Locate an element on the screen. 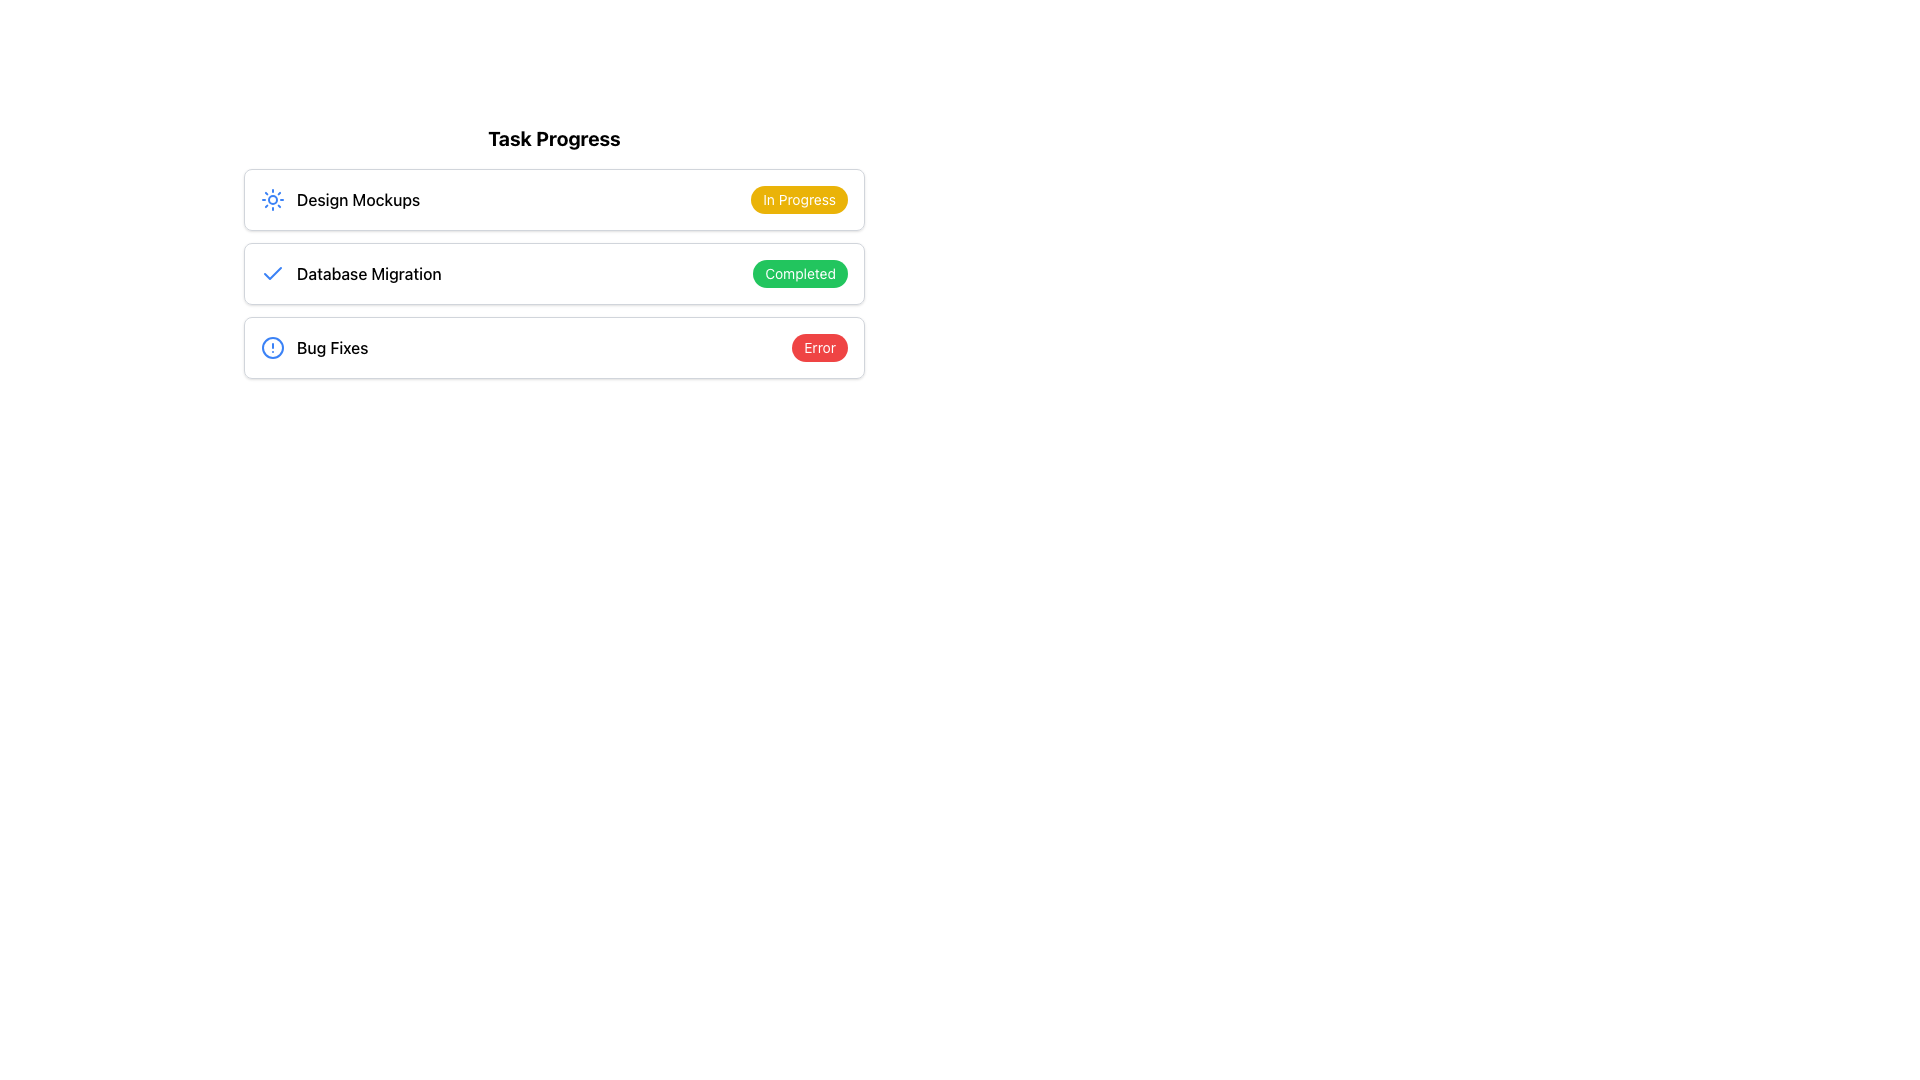 This screenshot has width=1920, height=1080. the second task in the Task Progress Indicator to focus or select it is located at coordinates (554, 273).